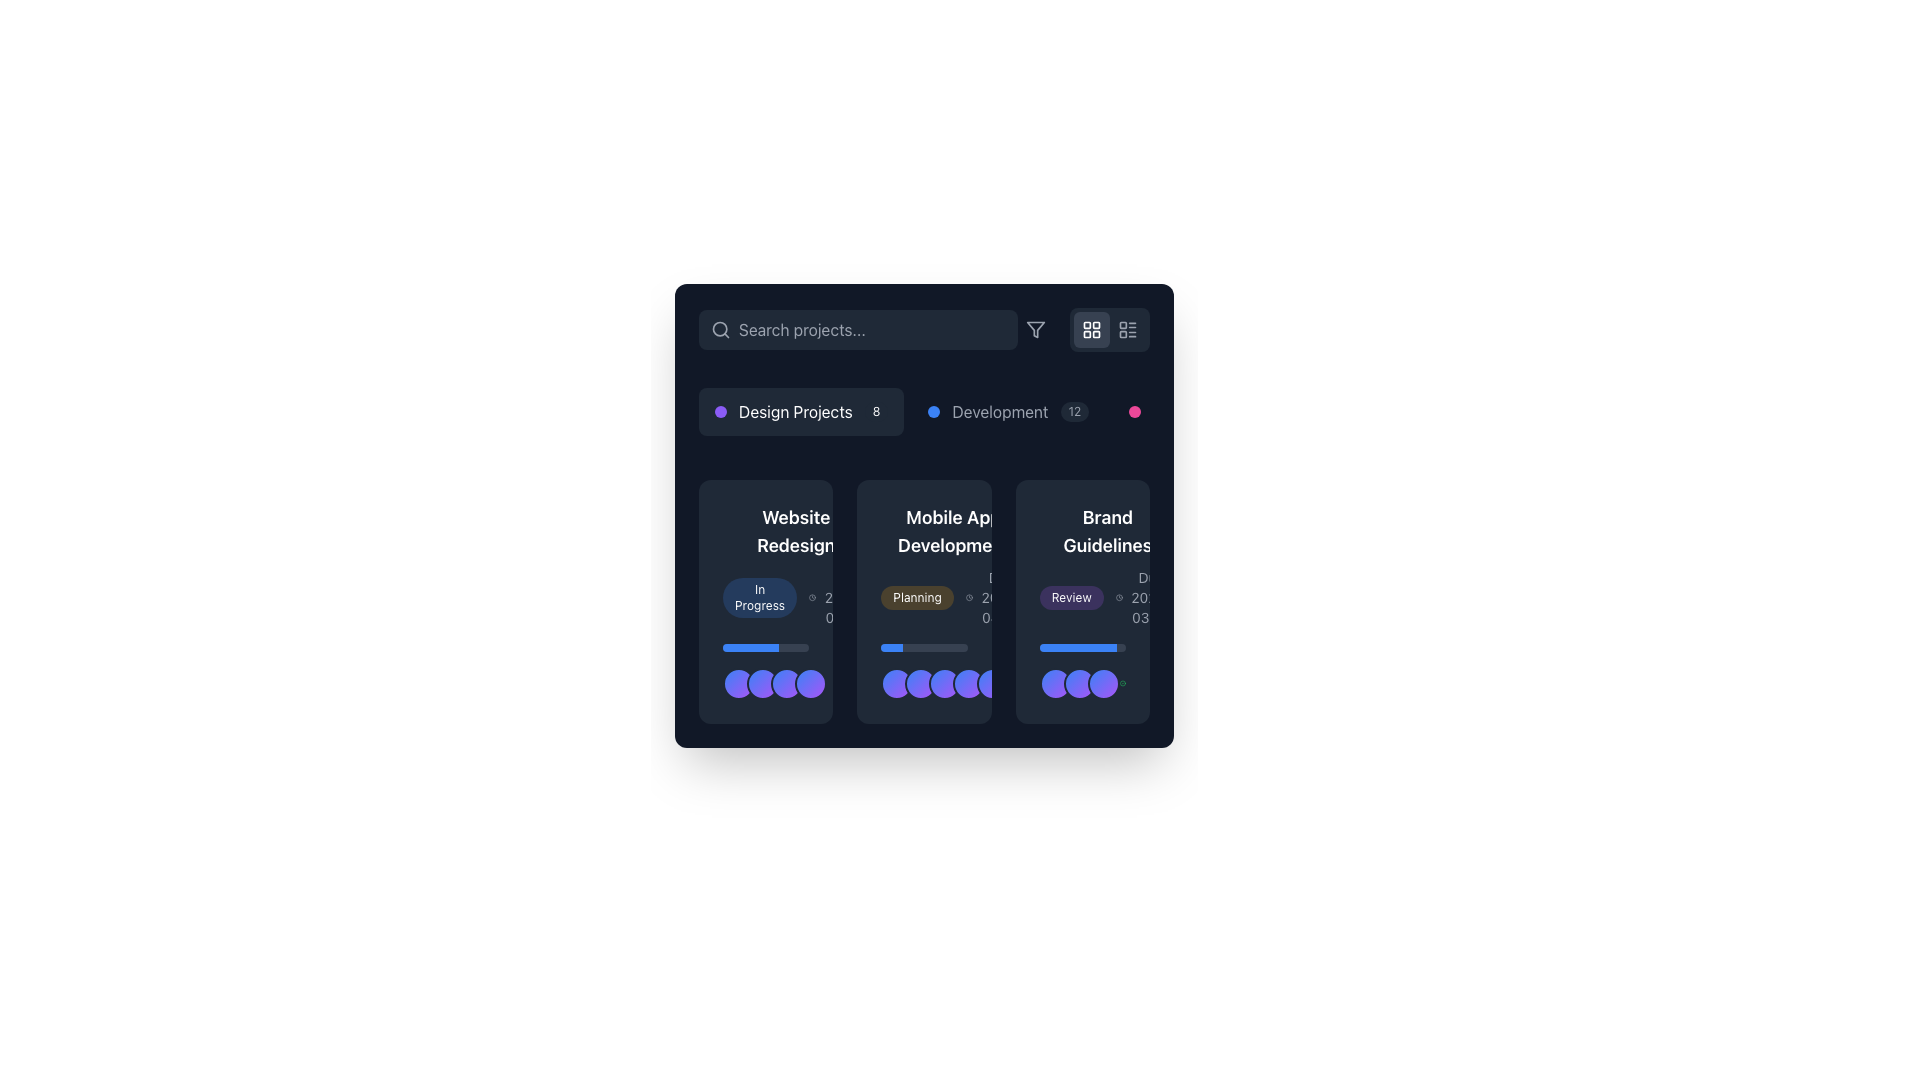  What do you see at coordinates (876, 411) in the screenshot?
I see `the displayed number on the Badge which serves as a visual indicator for 'Design Projects', located to the right of the text 'Design Projects'` at bounding box center [876, 411].